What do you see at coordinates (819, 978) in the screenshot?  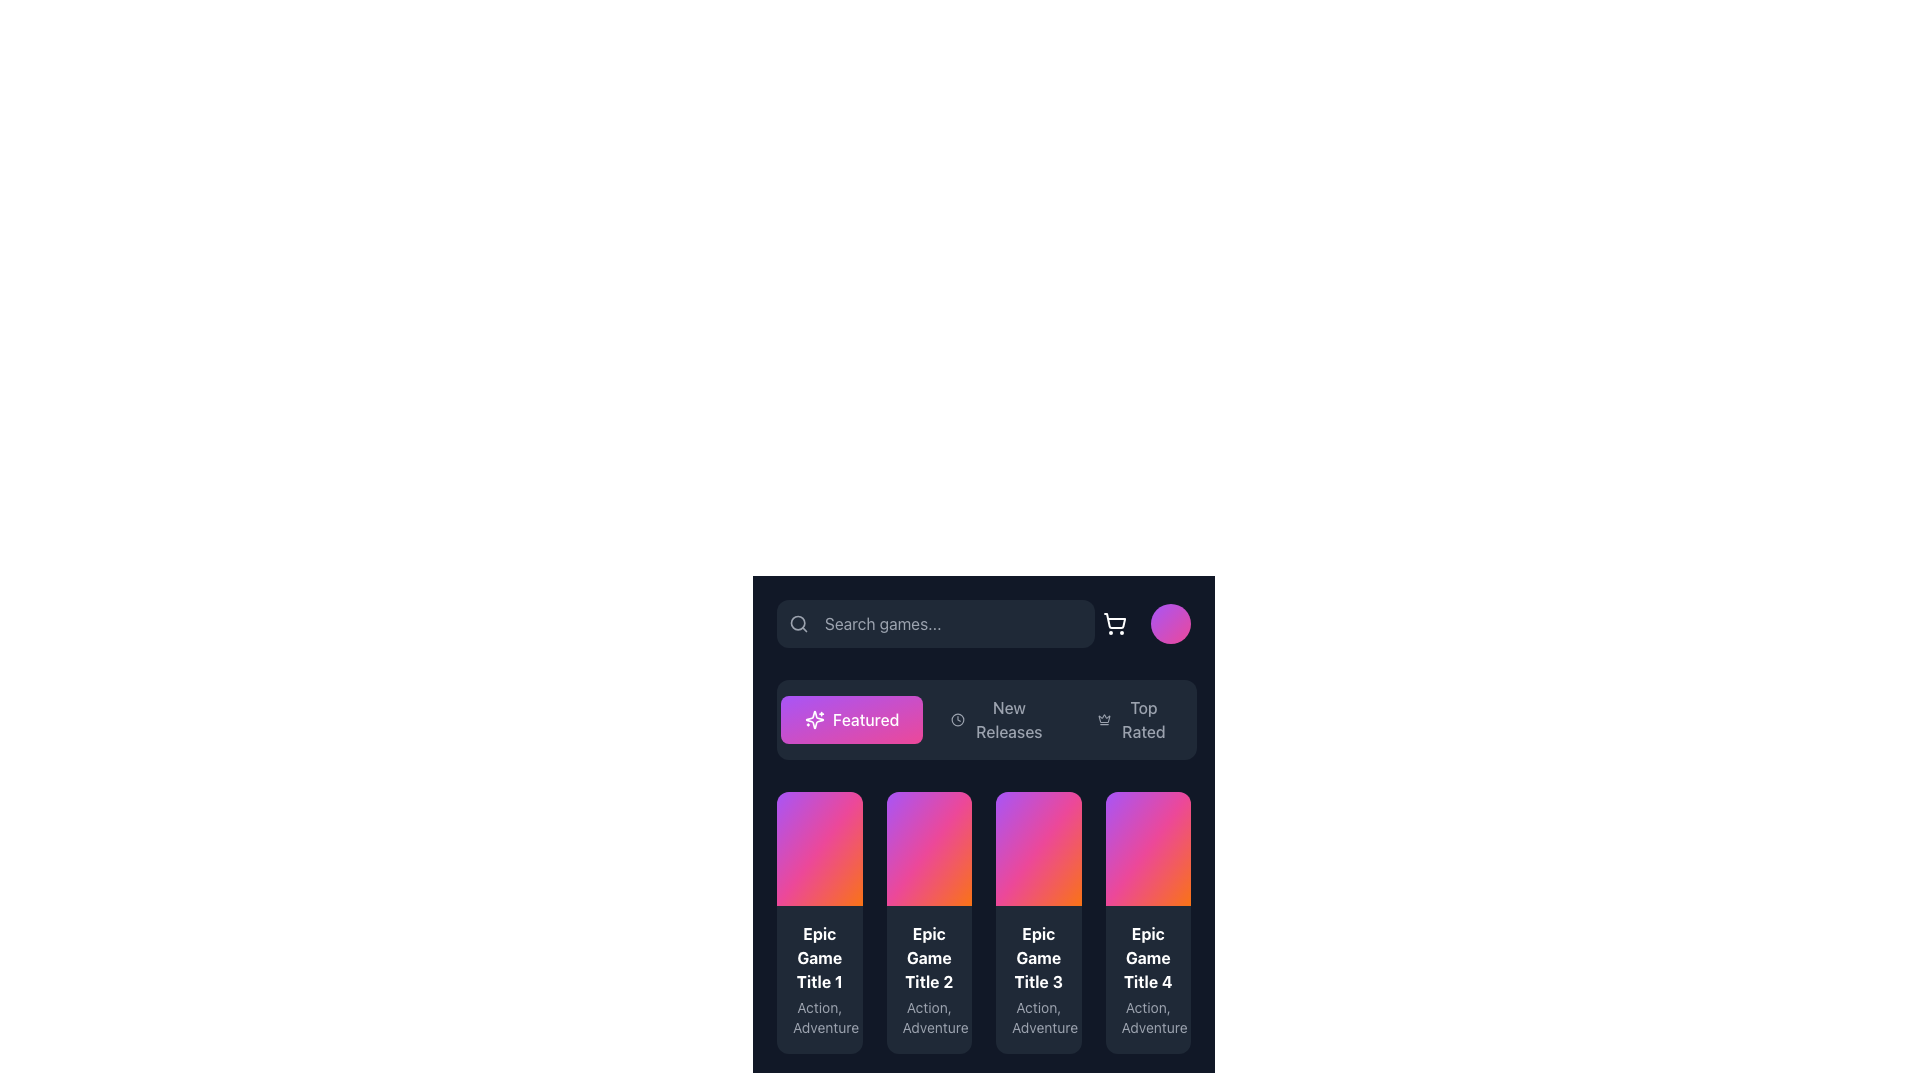 I see `the Informative text block containing the title 'Epic Game Title 1' and the description 'Action, Adventure'` at bounding box center [819, 978].